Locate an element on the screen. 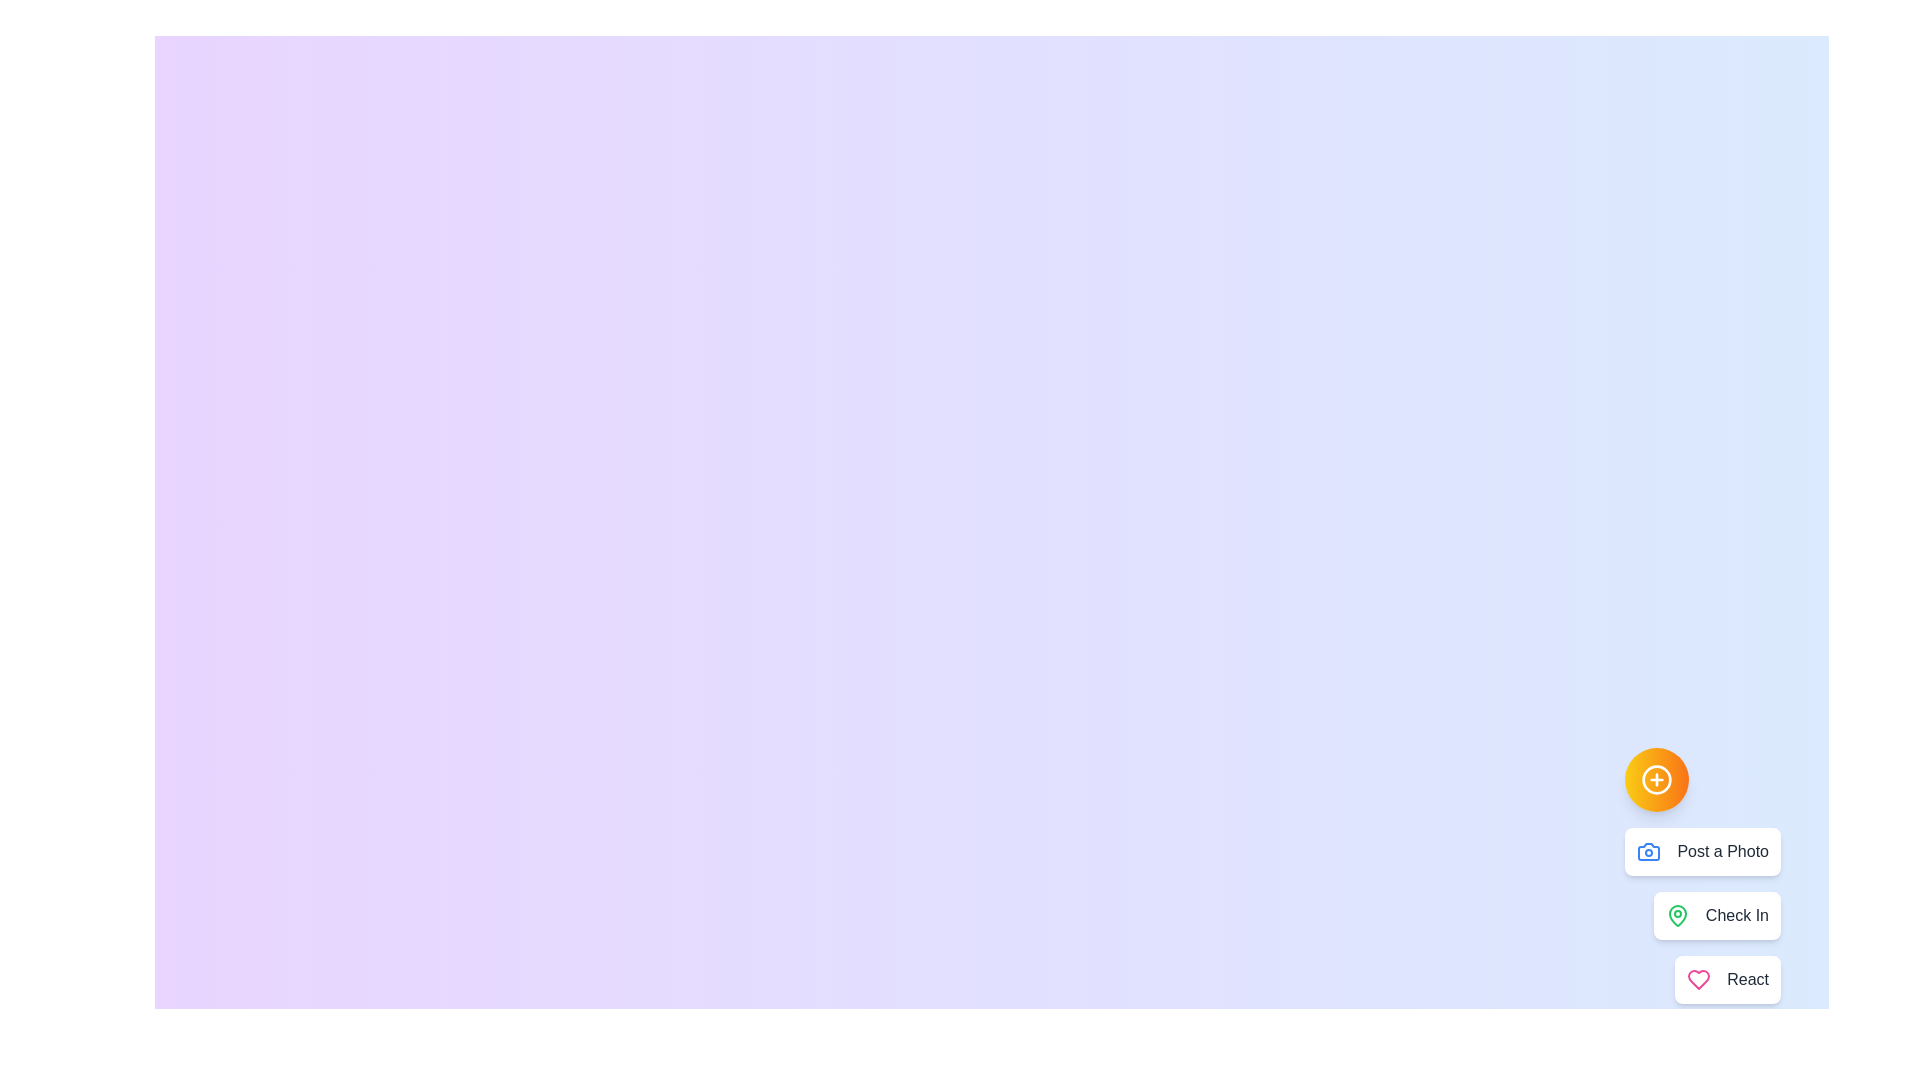 The height and width of the screenshot is (1080, 1920). floating action button to toggle the menu is located at coordinates (1657, 778).